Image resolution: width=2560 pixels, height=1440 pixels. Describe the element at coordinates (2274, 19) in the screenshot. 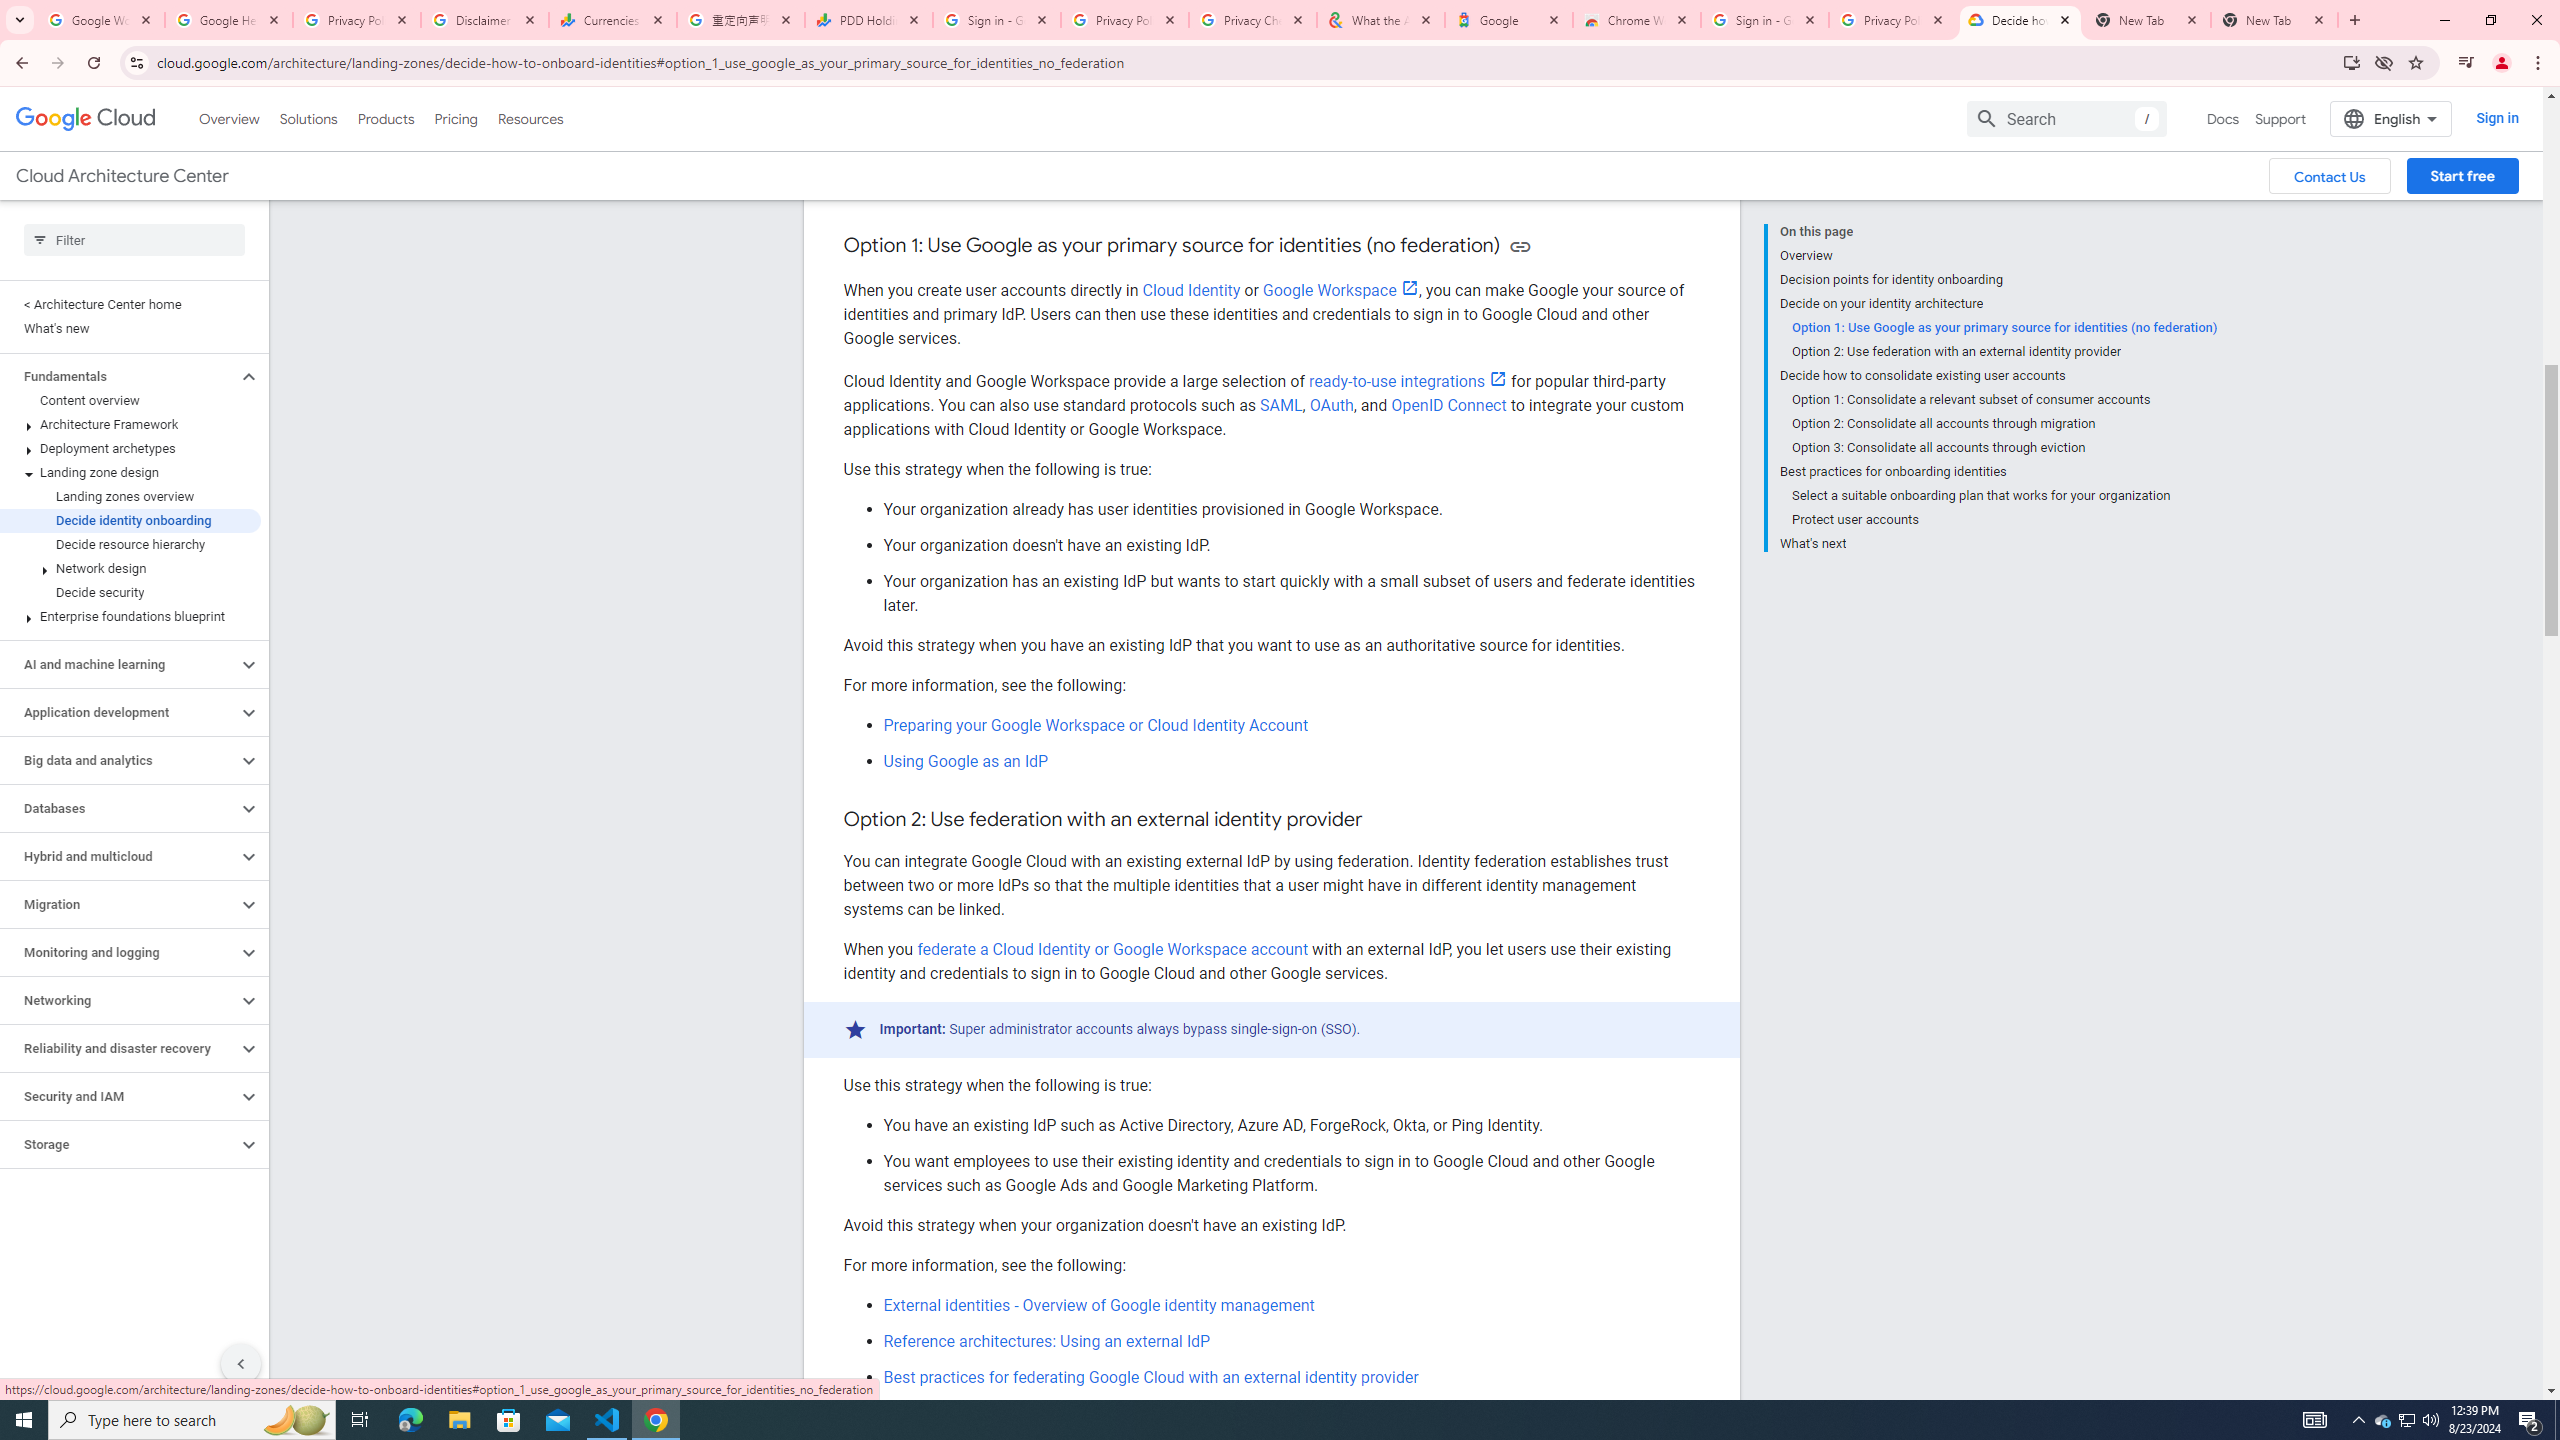

I see `'New Tab'` at that location.